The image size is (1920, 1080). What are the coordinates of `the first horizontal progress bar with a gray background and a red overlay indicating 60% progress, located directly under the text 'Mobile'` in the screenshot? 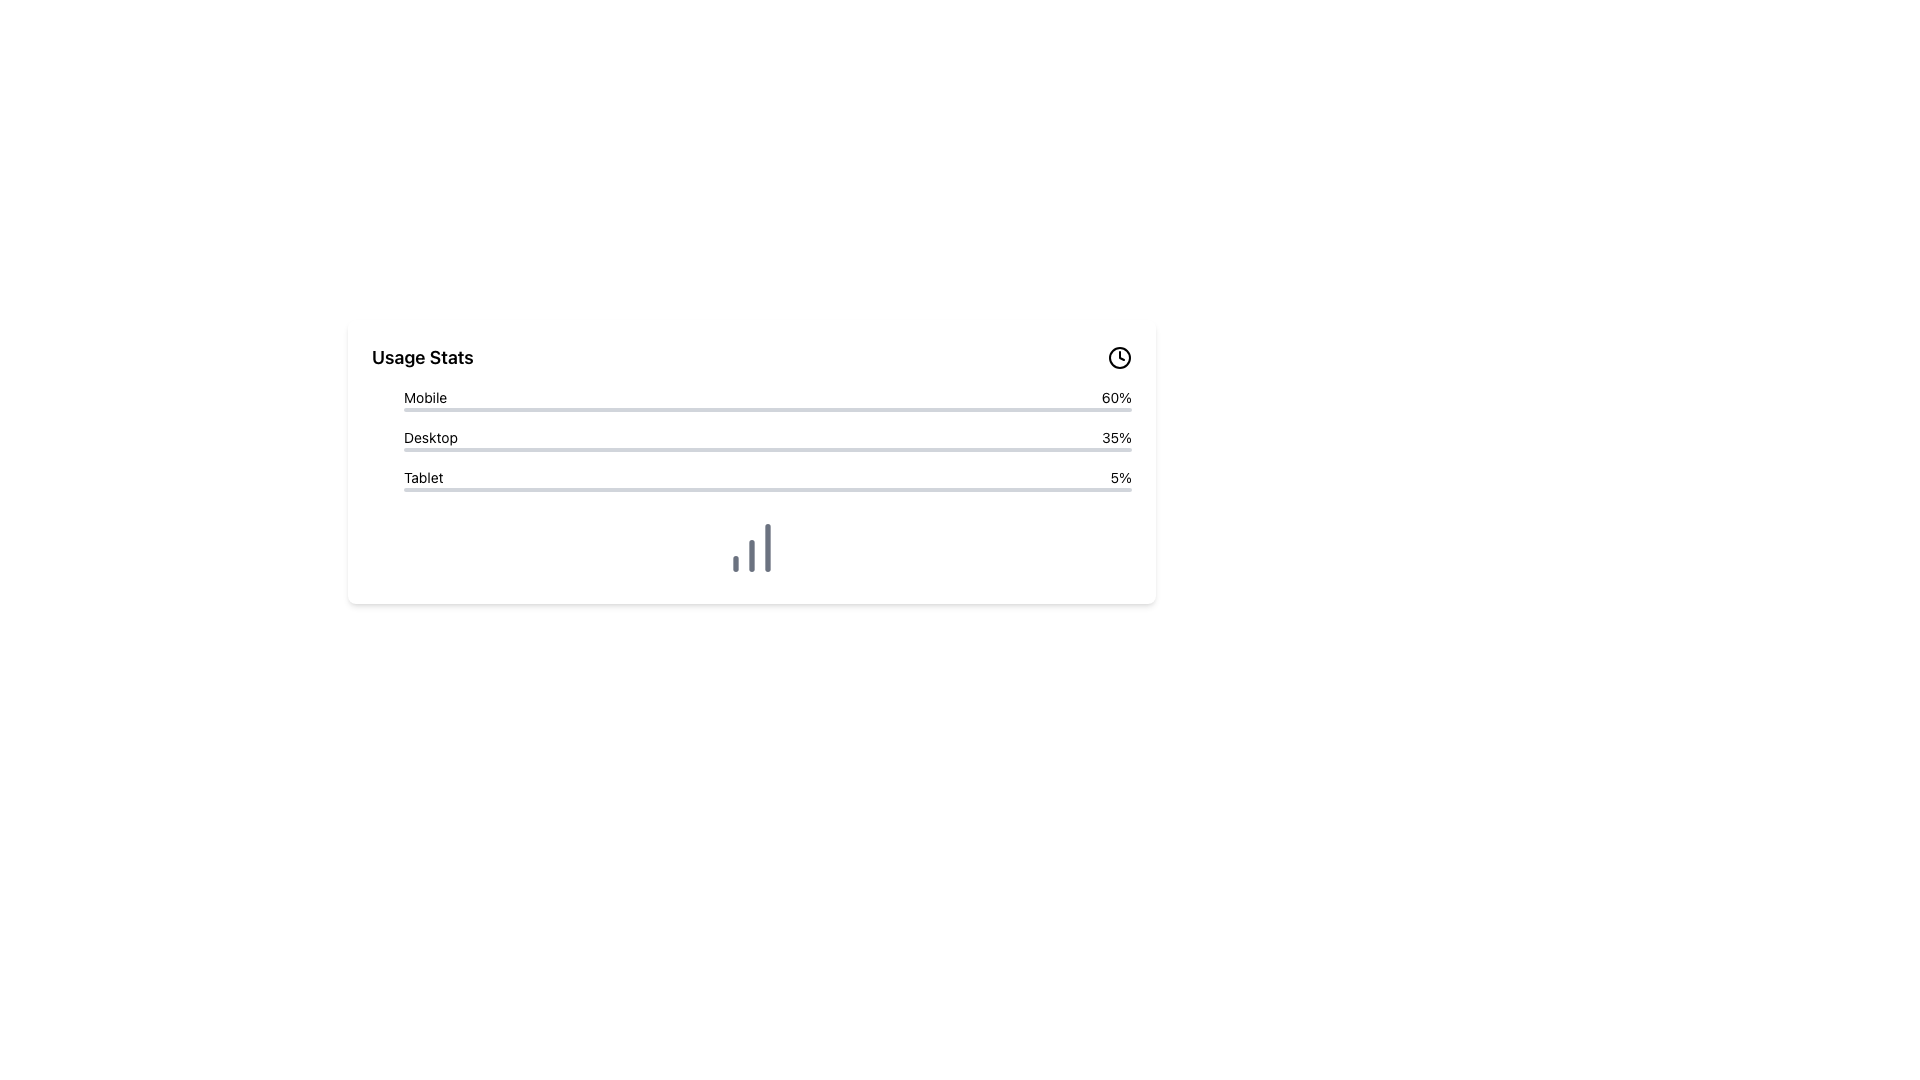 It's located at (767, 408).